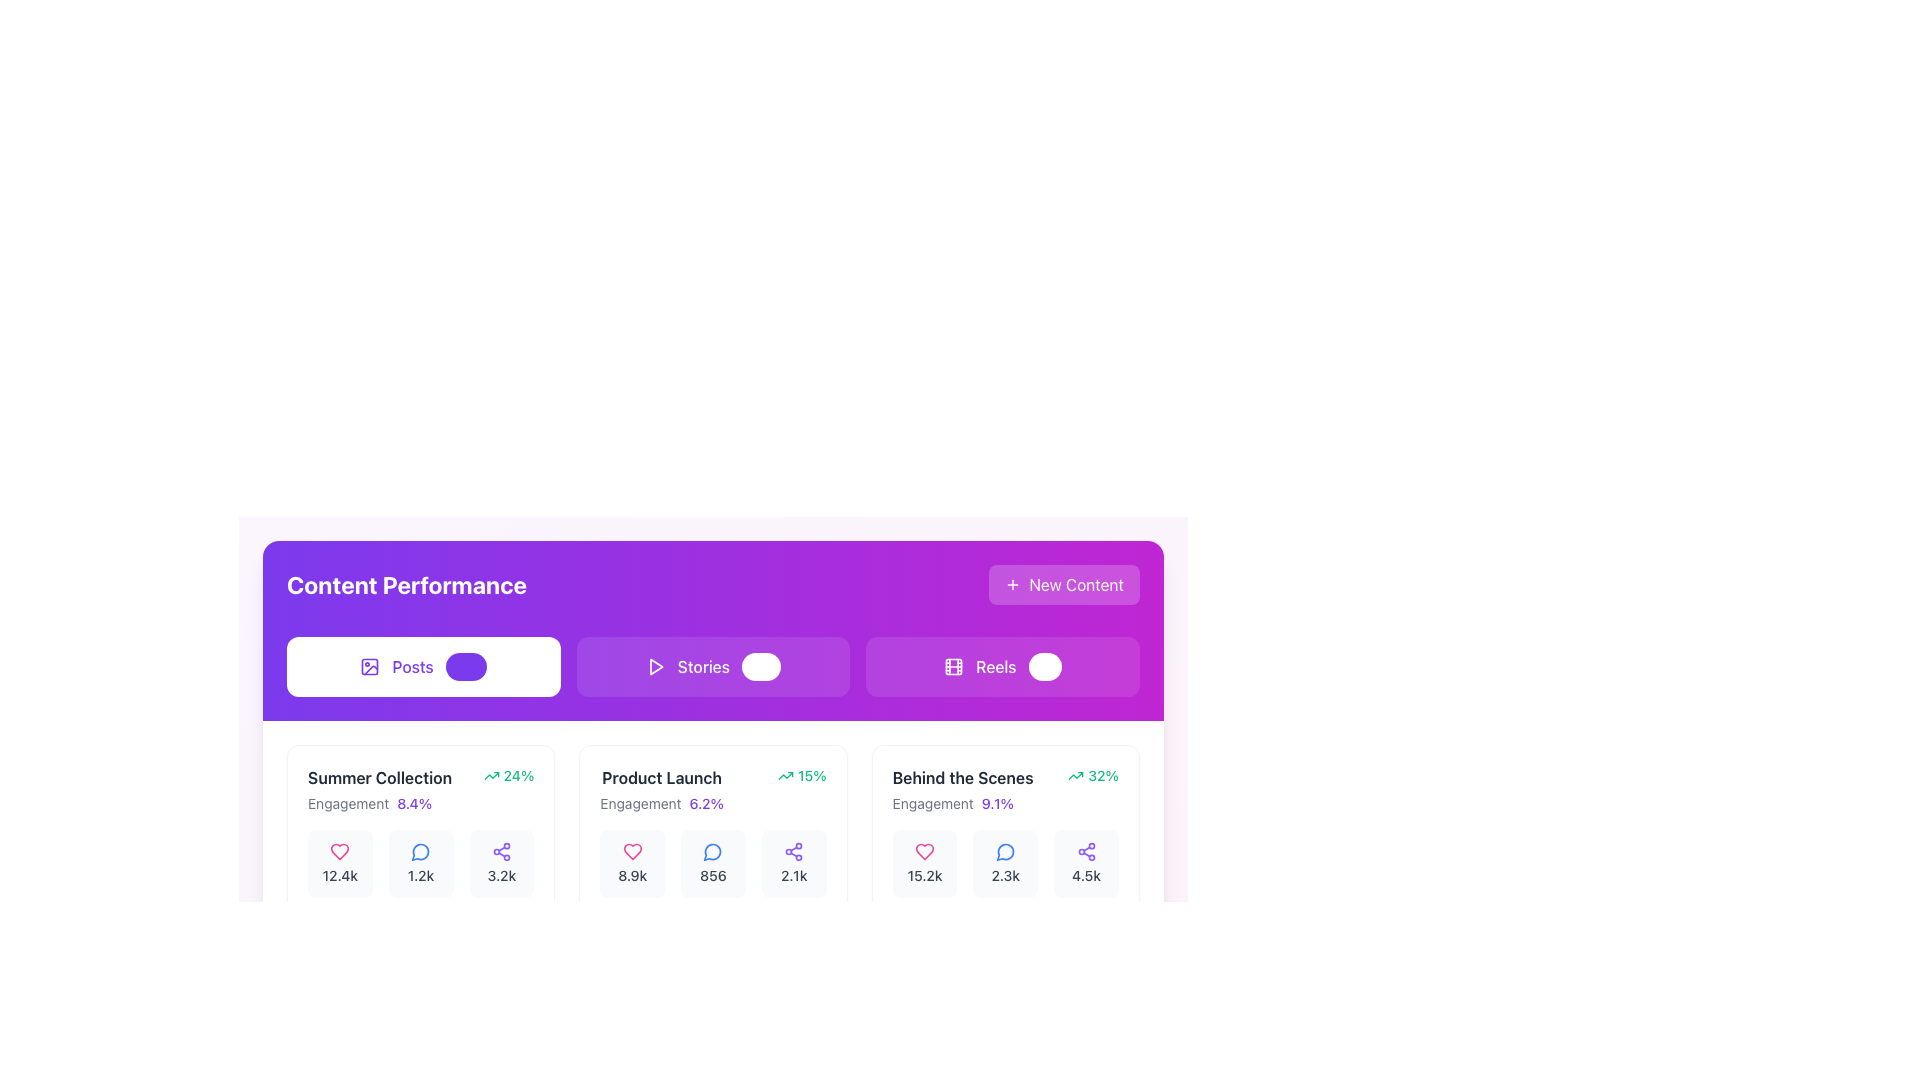 The width and height of the screenshot is (1920, 1080). Describe the element at coordinates (420, 863) in the screenshot. I see `the engagement metric display component represented by the speech bubble icon and the numeric value '1.2k' located in the second column below the 'Summer Collection' section` at that location.